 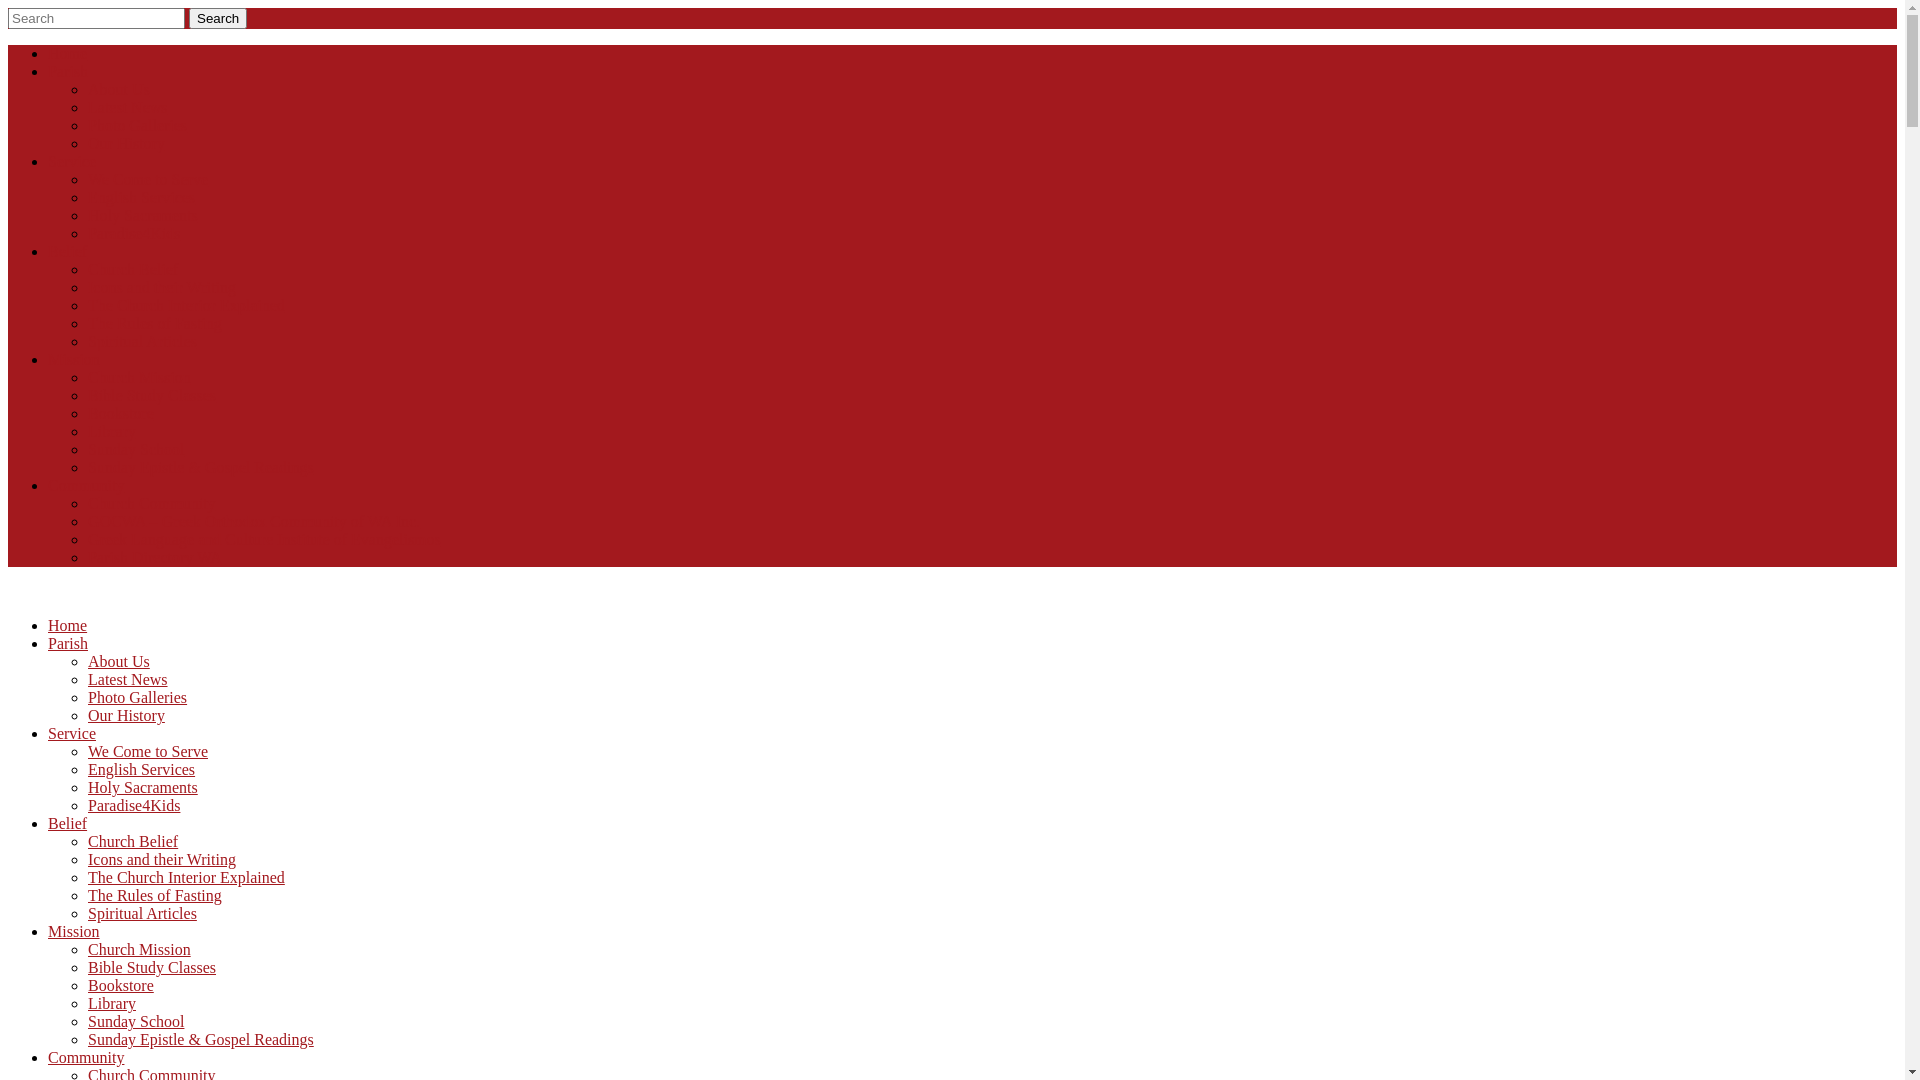 What do you see at coordinates (85, 1056) in the screenshot?
I see `'Community'` at bounding box center [85, 1056].